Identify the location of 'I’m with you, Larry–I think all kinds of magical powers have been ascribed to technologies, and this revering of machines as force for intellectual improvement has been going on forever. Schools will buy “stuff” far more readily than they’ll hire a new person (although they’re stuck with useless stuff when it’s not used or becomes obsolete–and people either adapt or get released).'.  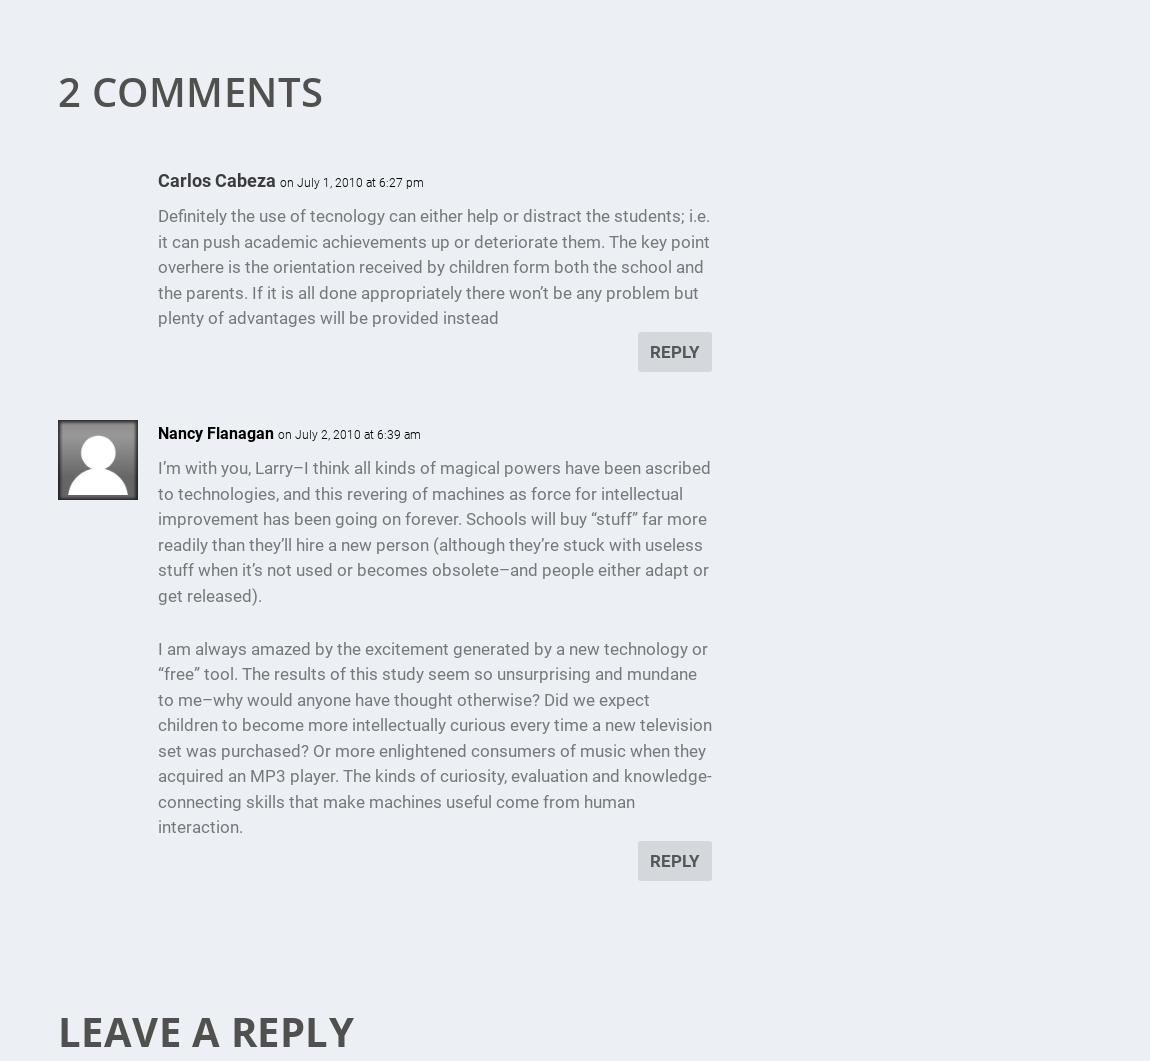
(155, 530).